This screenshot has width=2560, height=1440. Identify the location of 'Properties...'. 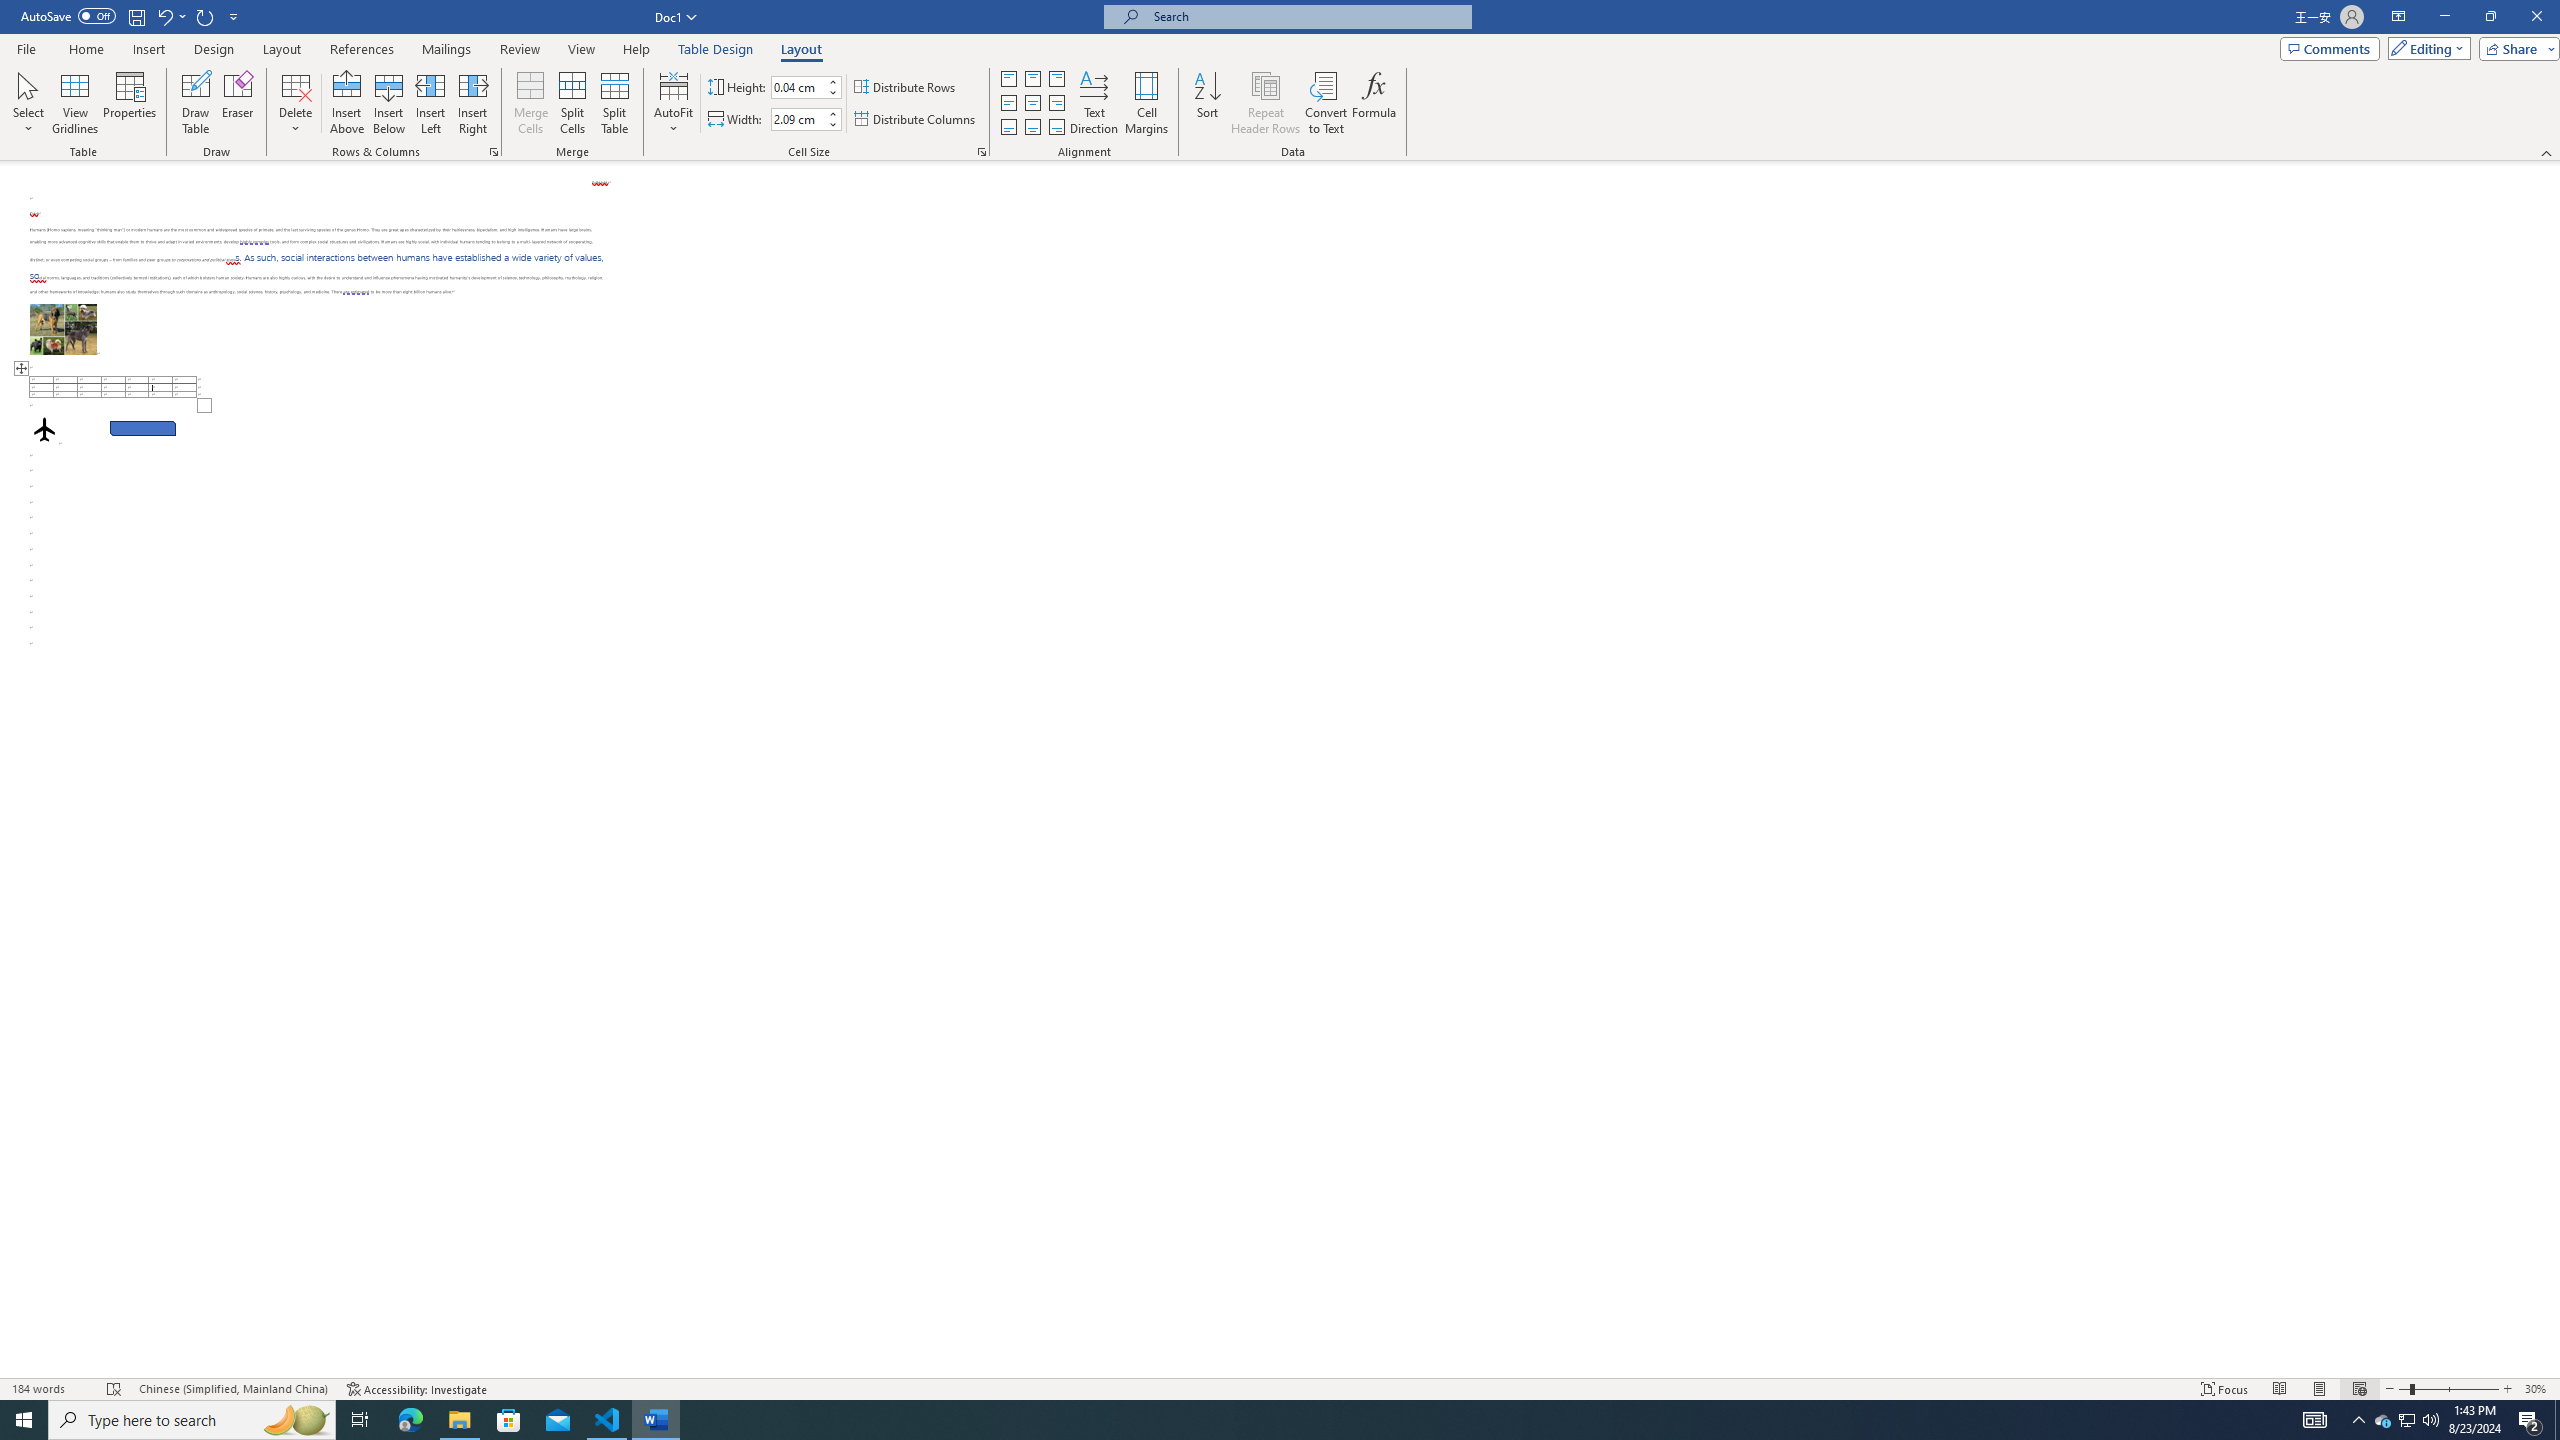
(981, 150).